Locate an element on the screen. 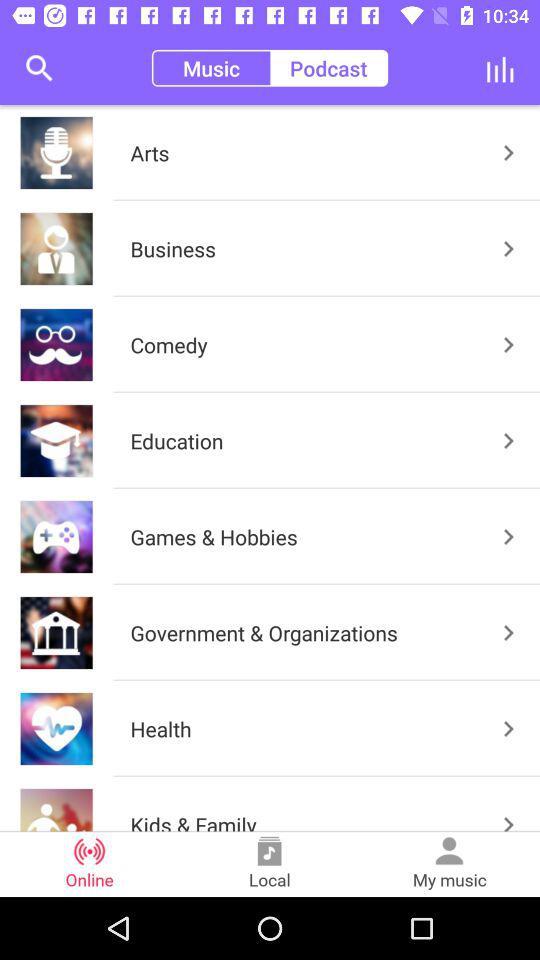  the local is located at coordinates (270, 863).